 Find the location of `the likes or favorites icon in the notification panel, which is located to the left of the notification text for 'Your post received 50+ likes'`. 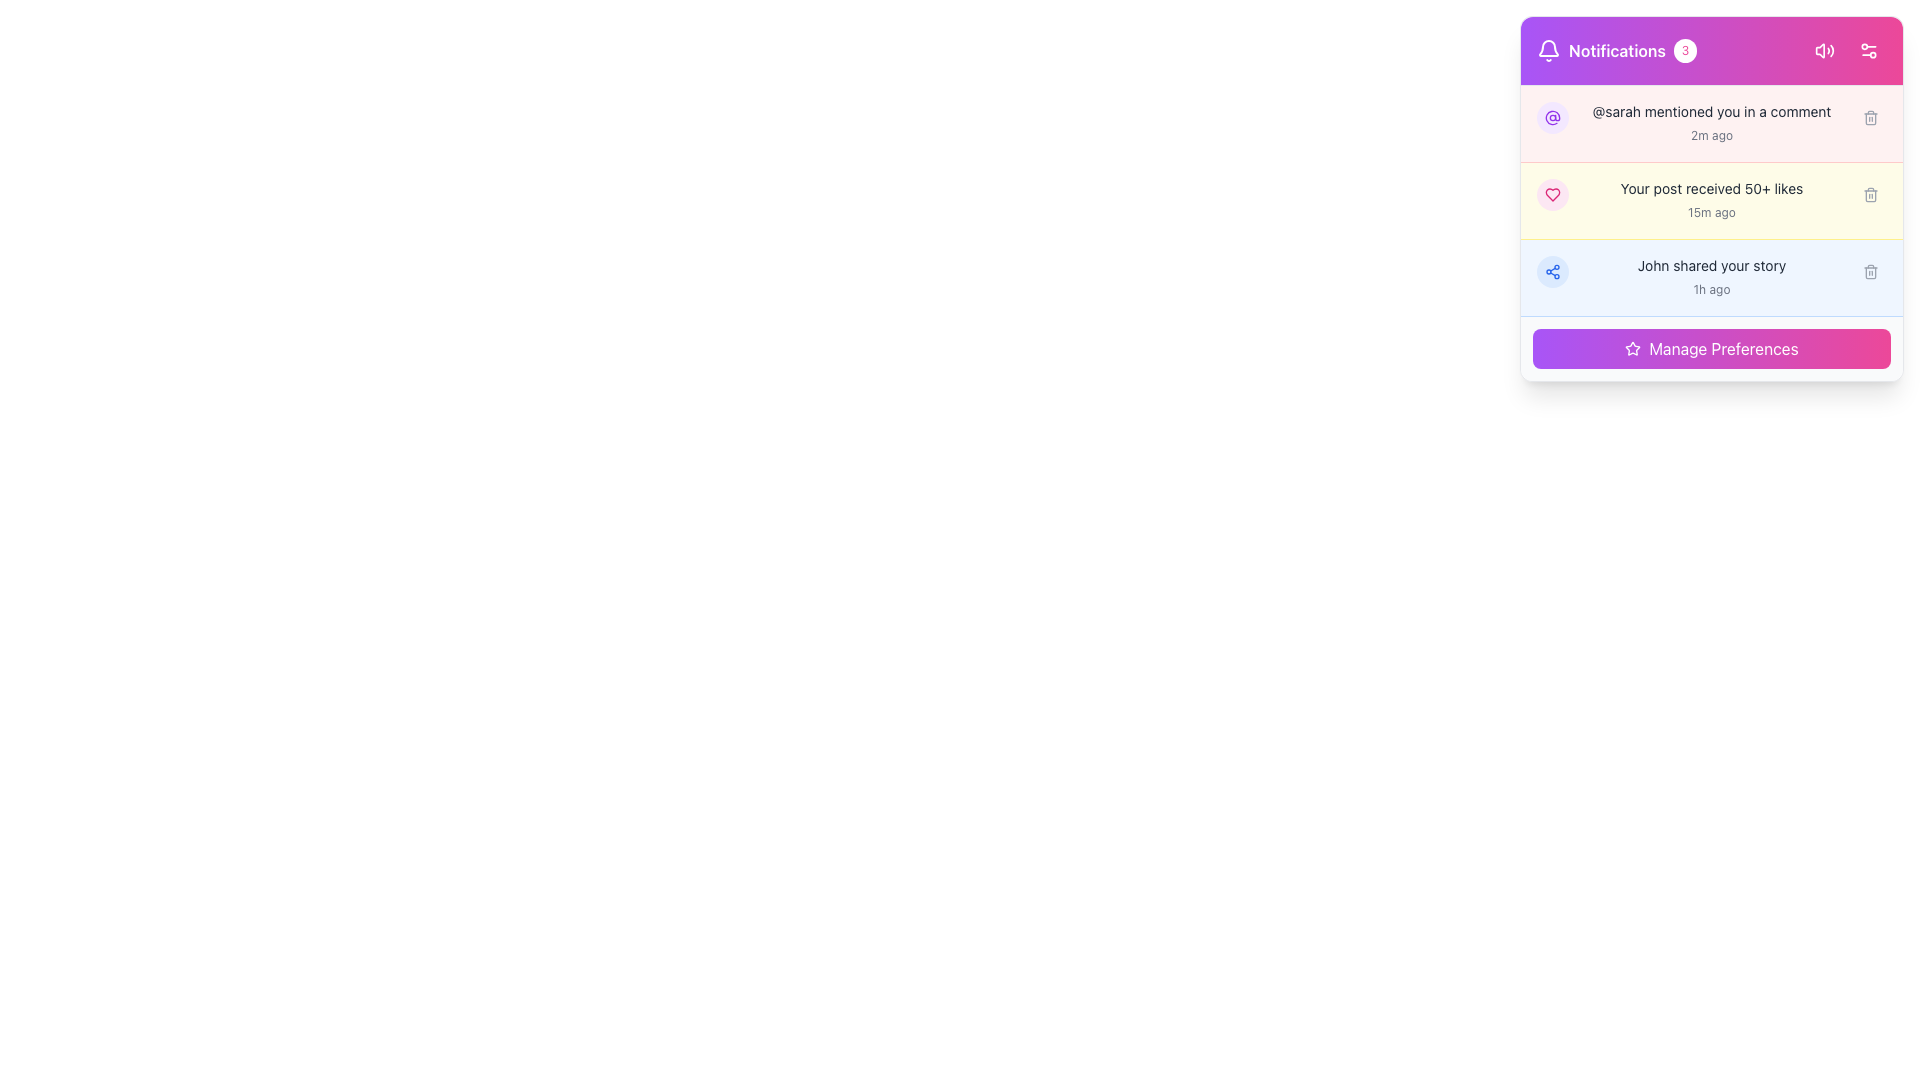

the likes or favorites icon in the notification panel, which is located to the left of the notification text for 'Your post received 50+ likes' is located at coordinates (1552, 195).